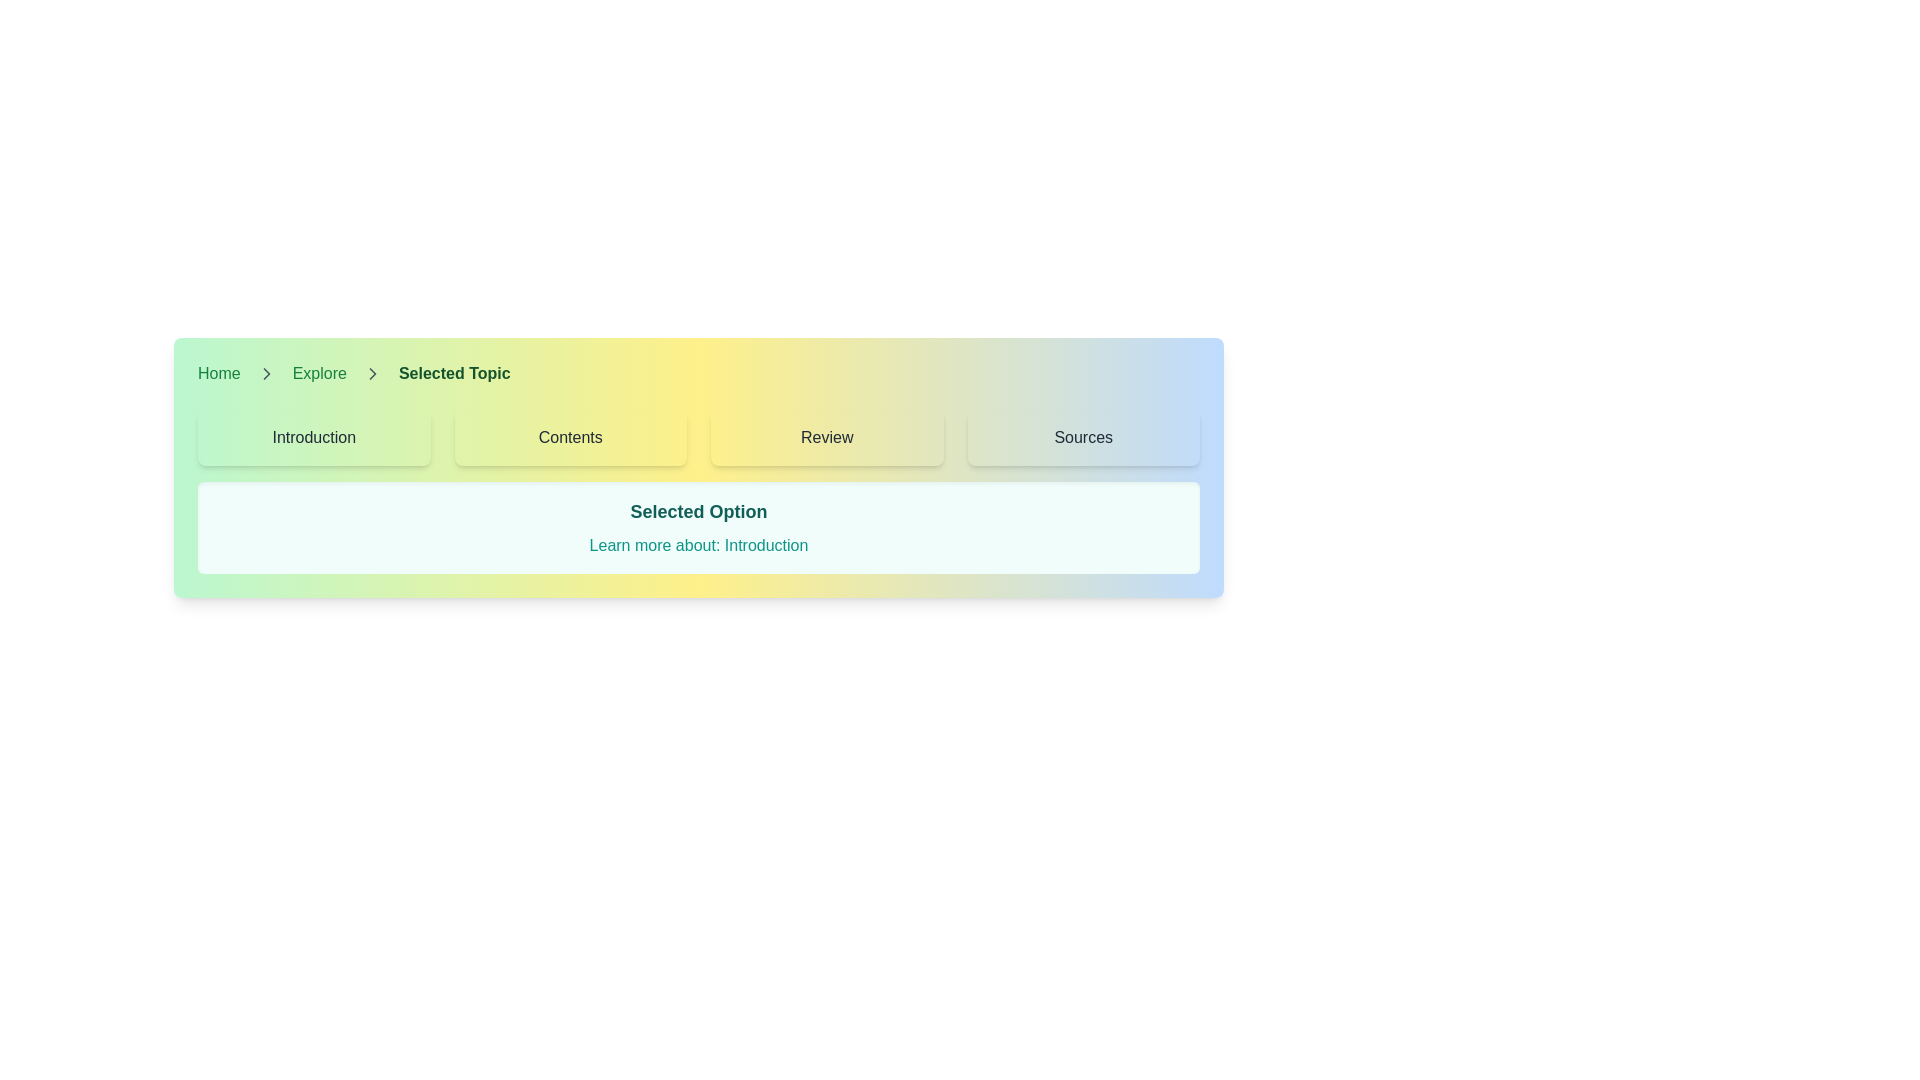 This screenshot has width=1920, height=1080. I want to click on the text label reading 'Sources' within the rounded rectangular button located in the top-right segment of the interface, so click(1082, 437).